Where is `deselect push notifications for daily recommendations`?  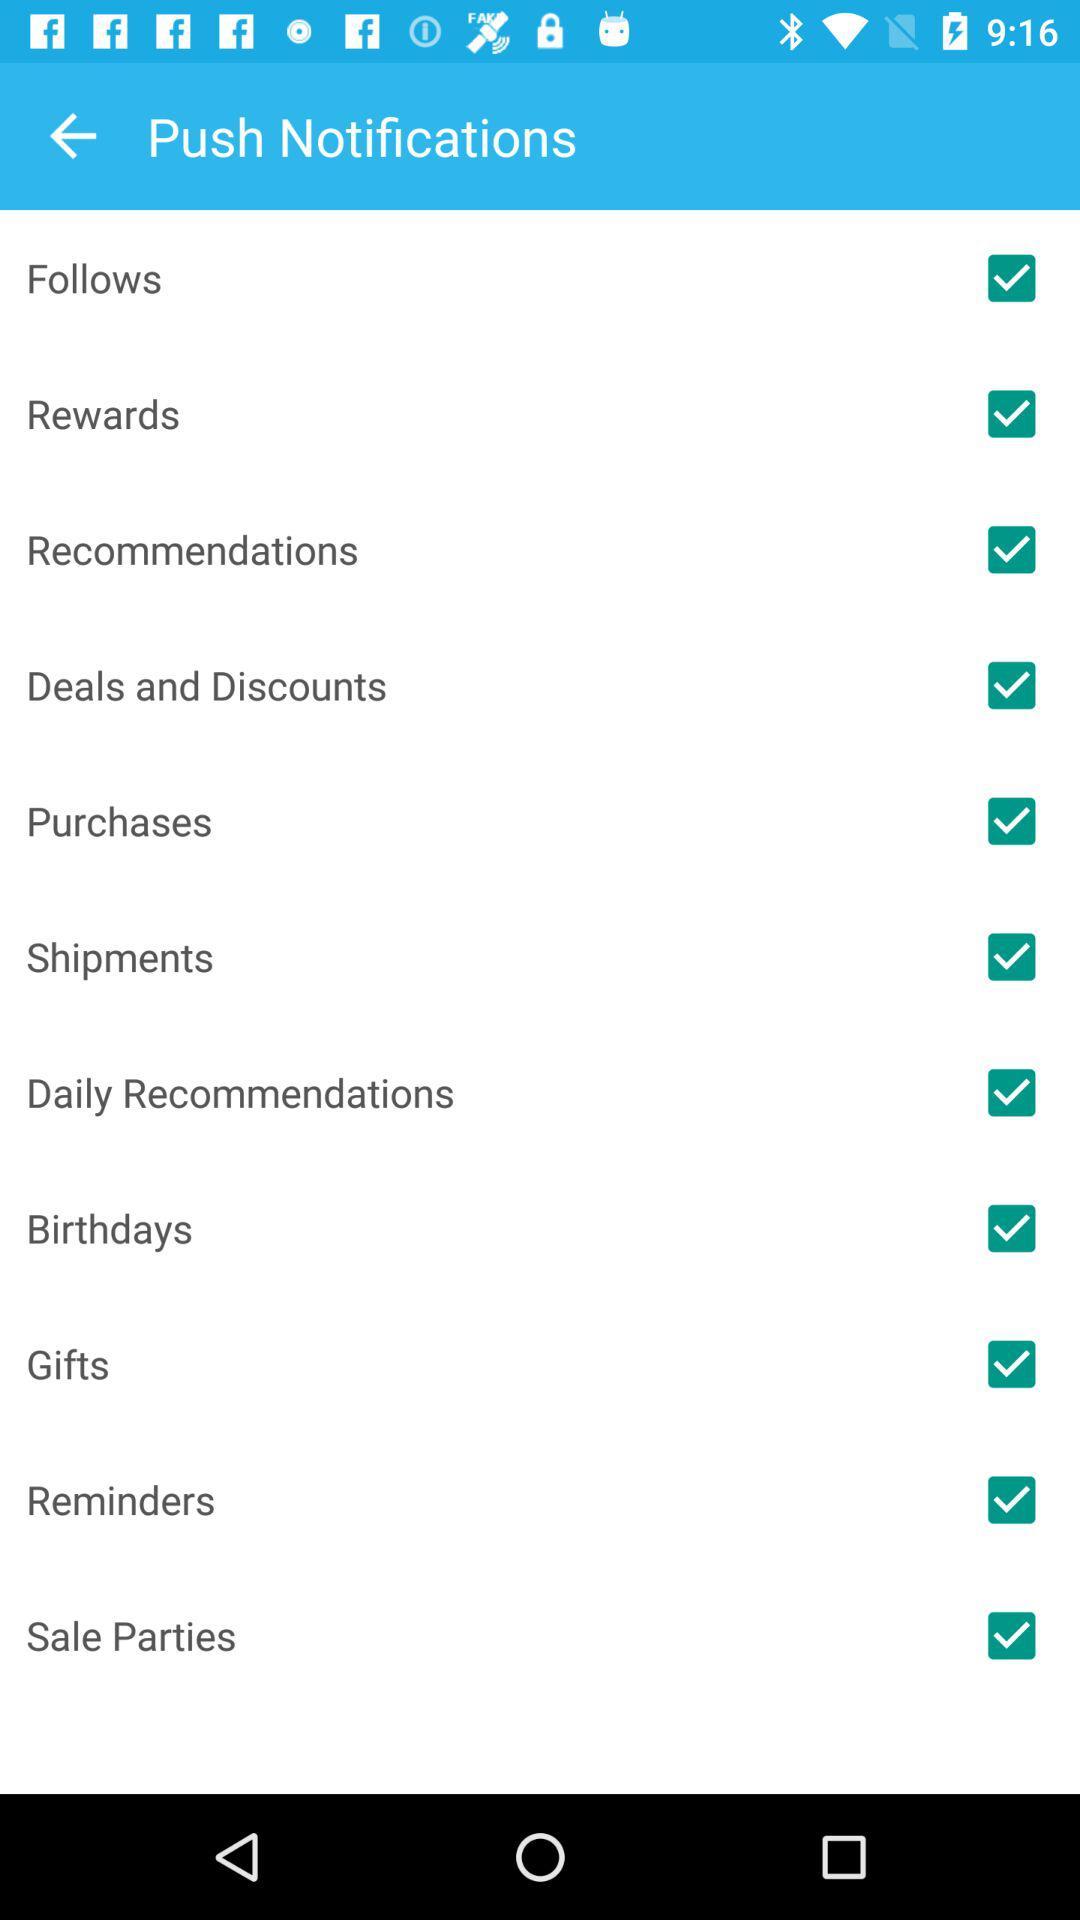 deselect push notifications for daily recommendations is located at coordinates (1011, 1091).